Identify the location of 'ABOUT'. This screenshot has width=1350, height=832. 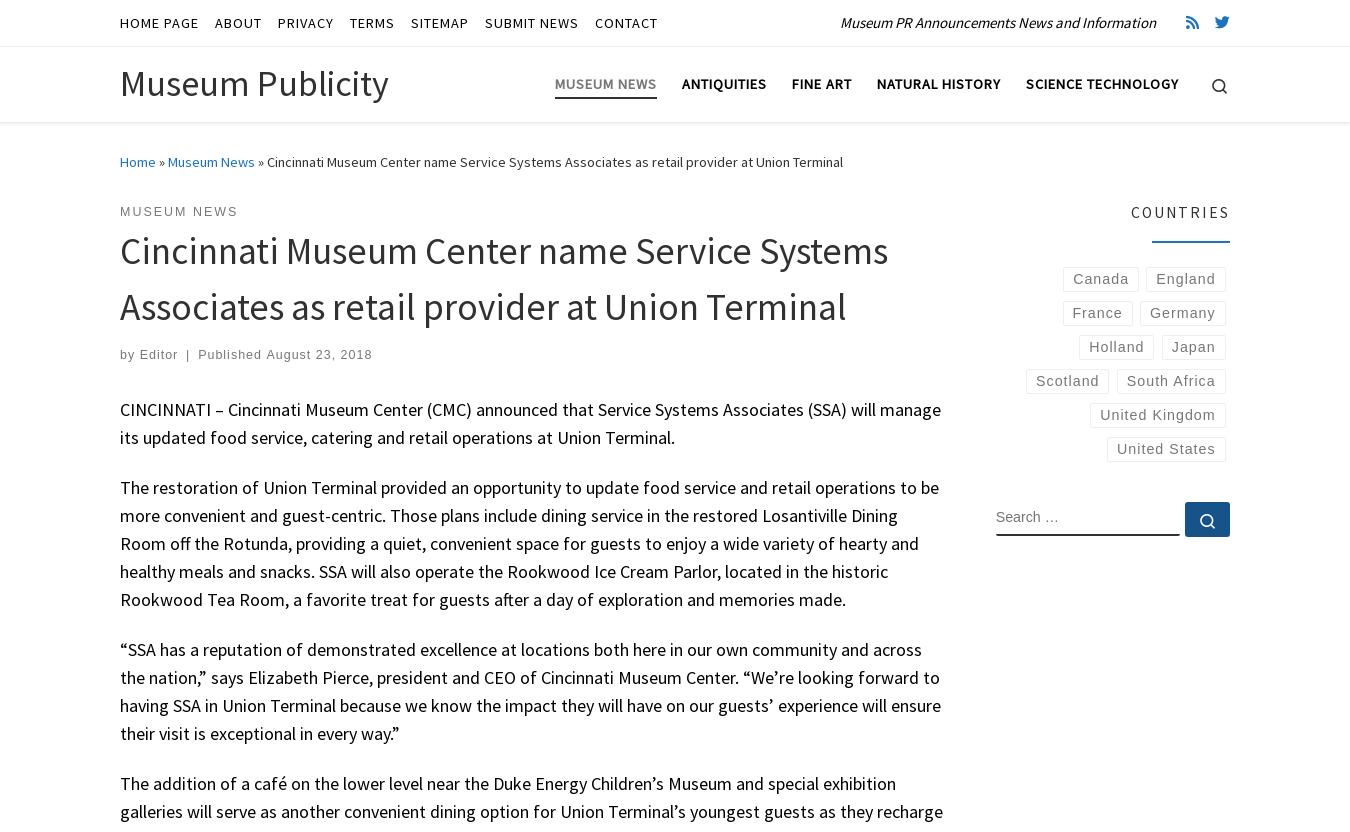
(215, 22).